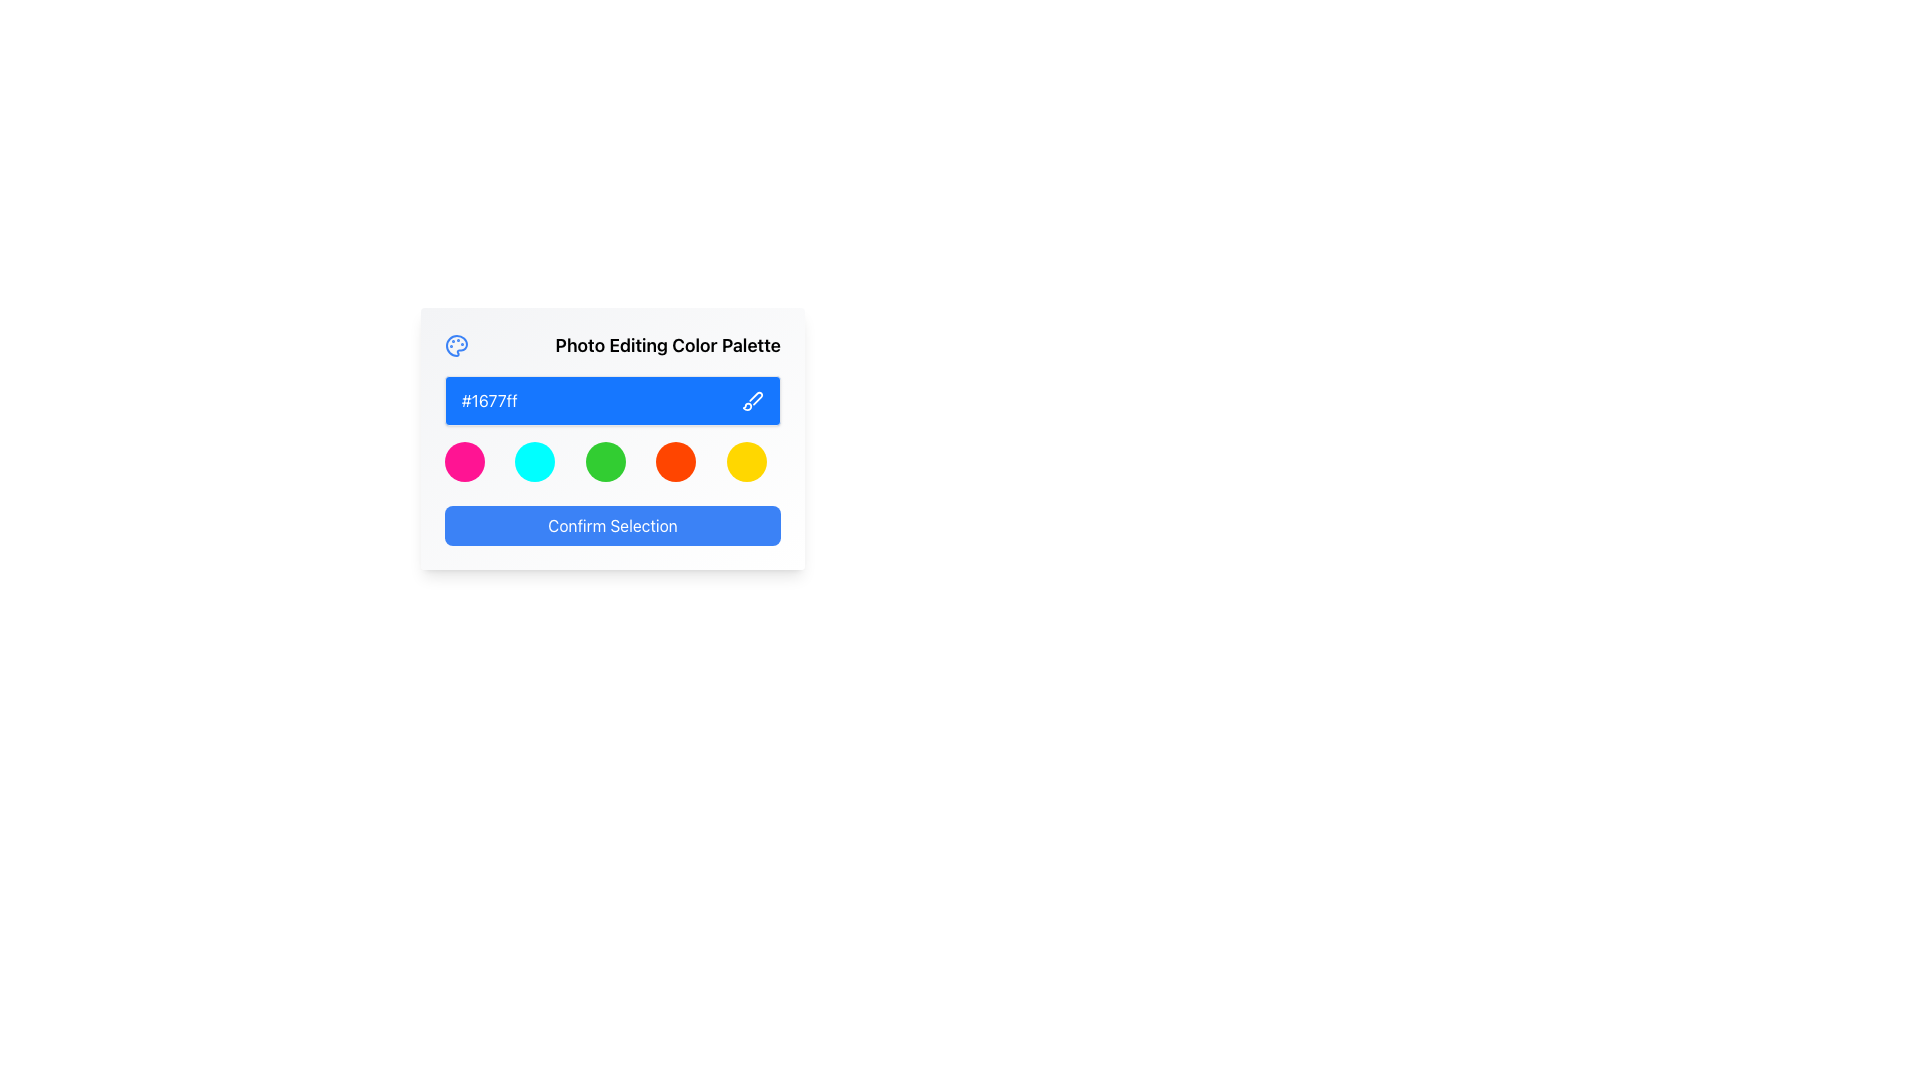 The image size is (1920, 1080). Describe the element at coordinates (612, 524) in the screenshot. I see `the confirmation button in the 'Photo Editing Color Palette' interface` at that location.